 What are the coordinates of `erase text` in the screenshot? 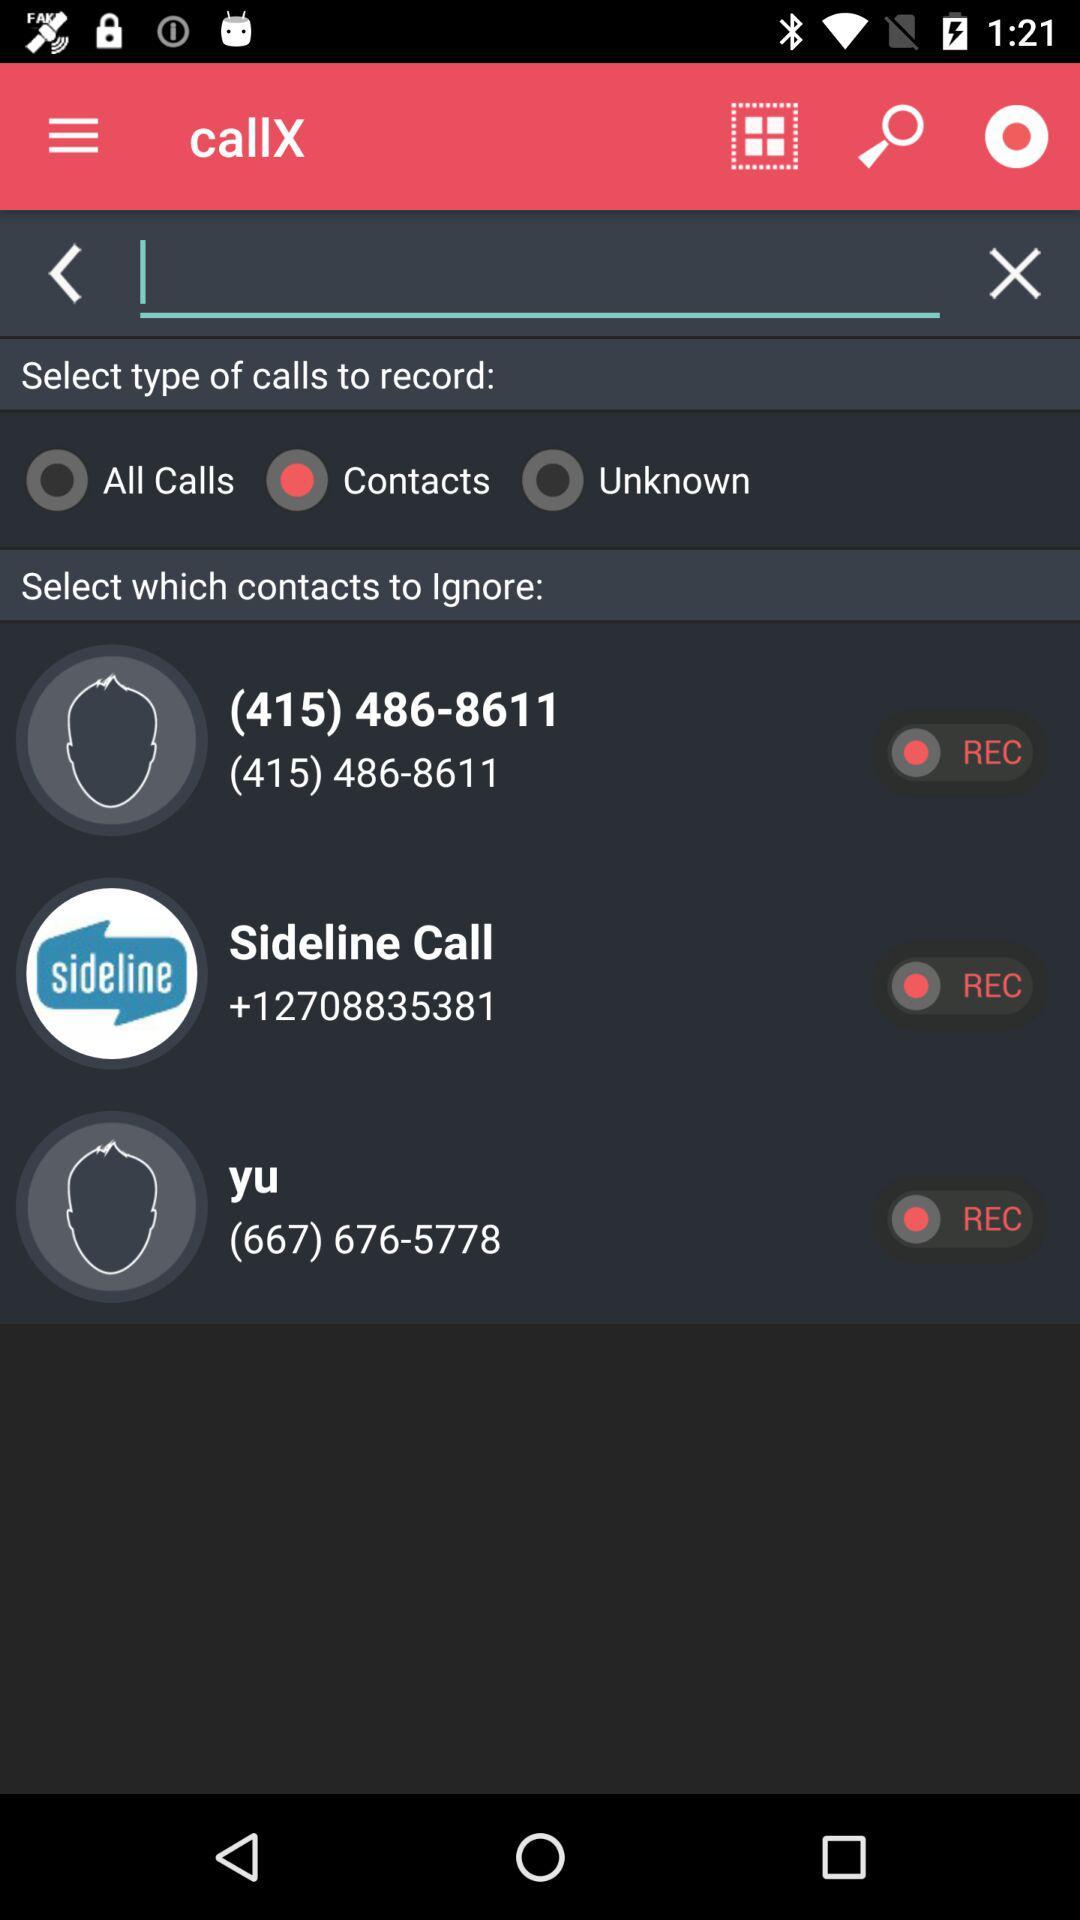 It's located at (1015, 272).